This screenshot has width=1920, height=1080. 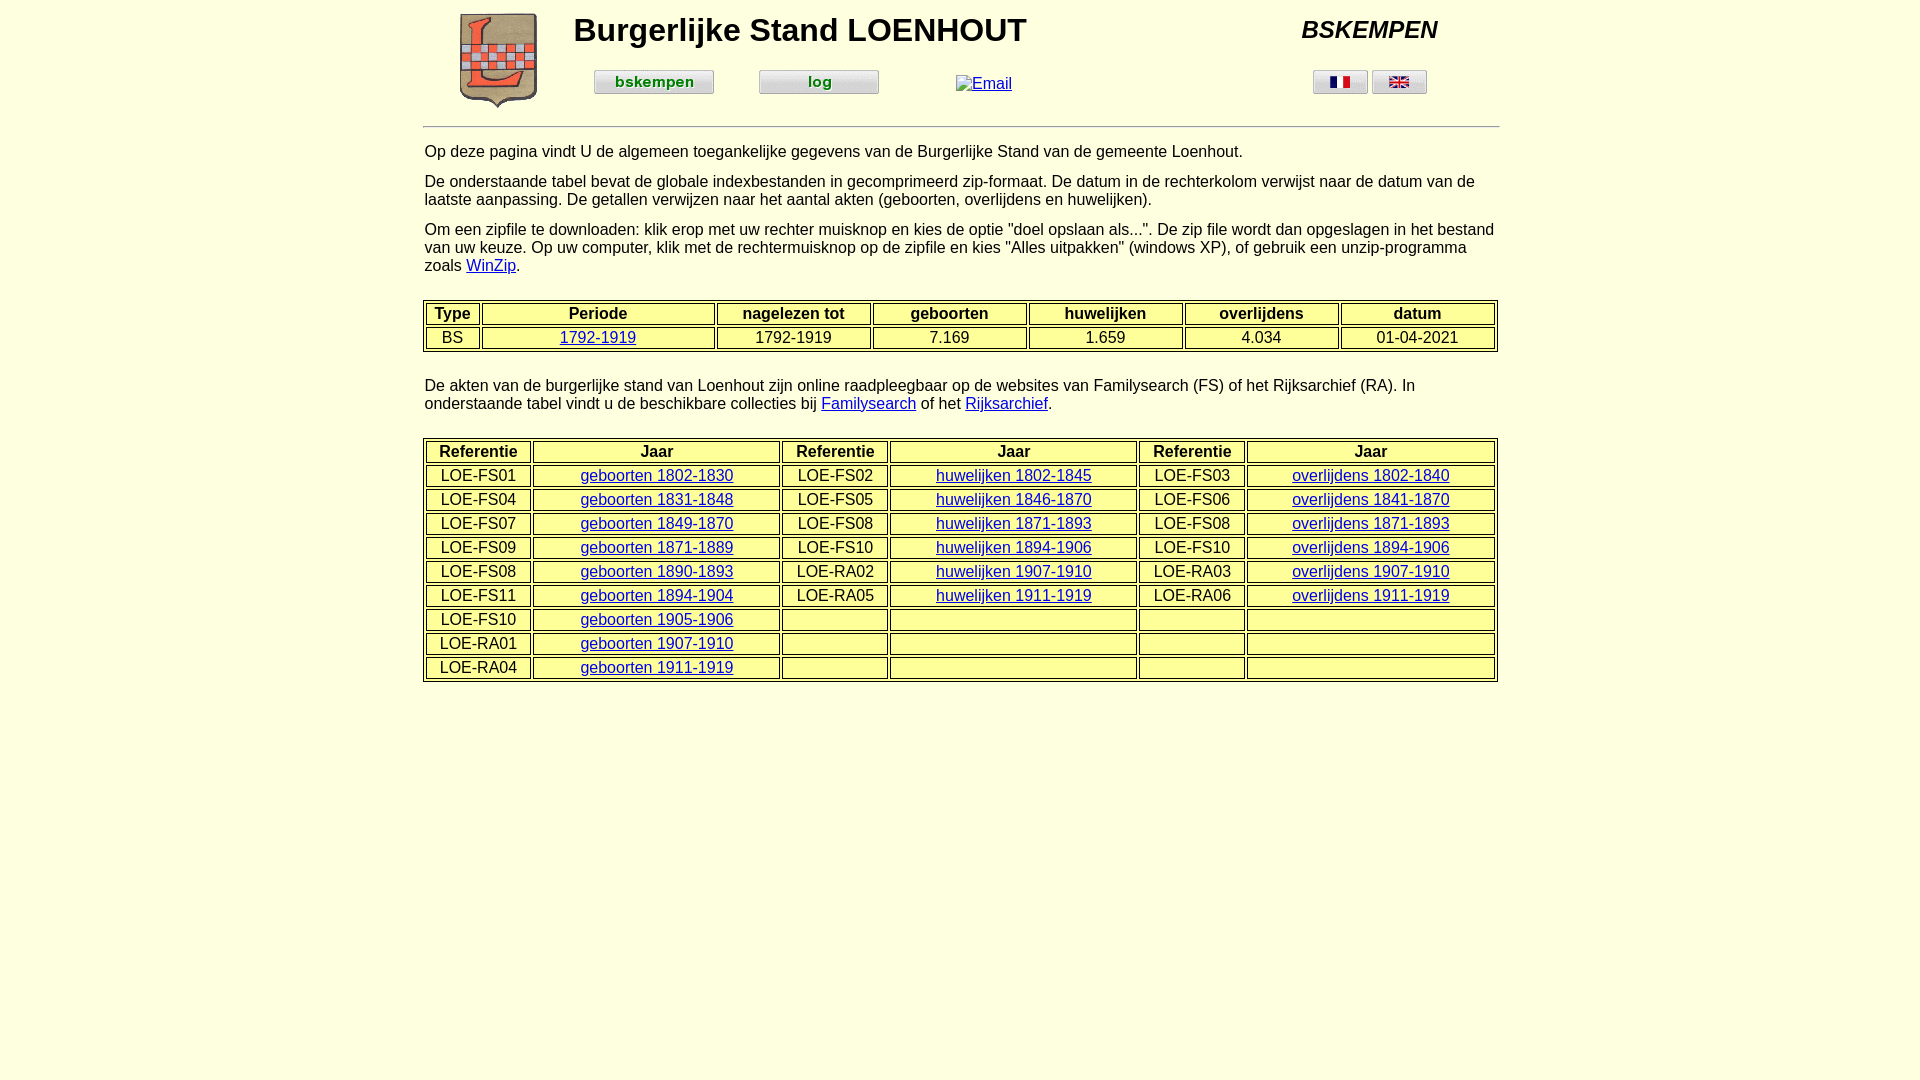 What do you see at coordinates (656, 547) in the screenshot?
I see `'geboorten 1871-1889'` at bounding box center [656, 547].